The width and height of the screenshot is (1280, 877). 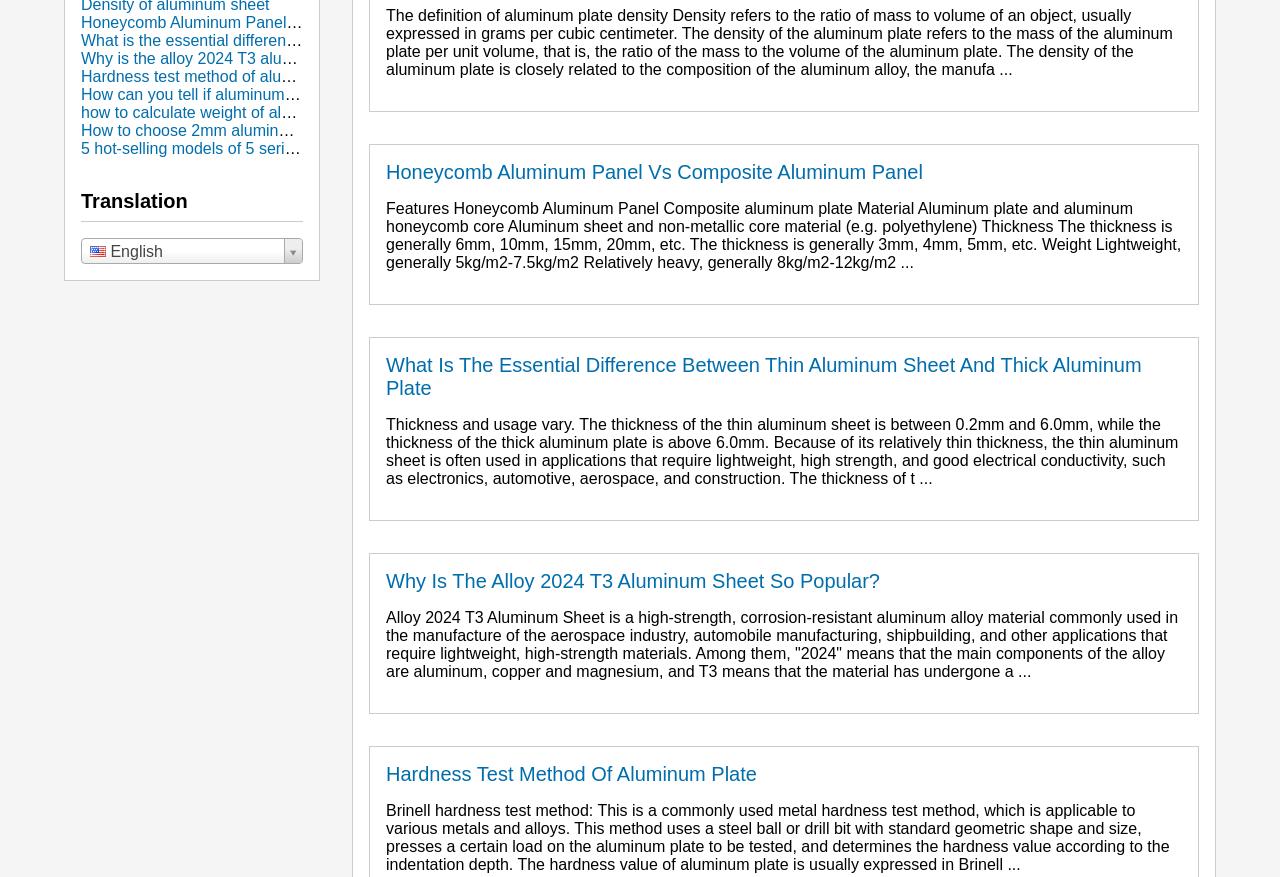 What do you see at coordinates (246, 148) in the screenshot?
I see `'5 hot-selling models of 5 series aluminum plate'` at bounding box center [246, 148].